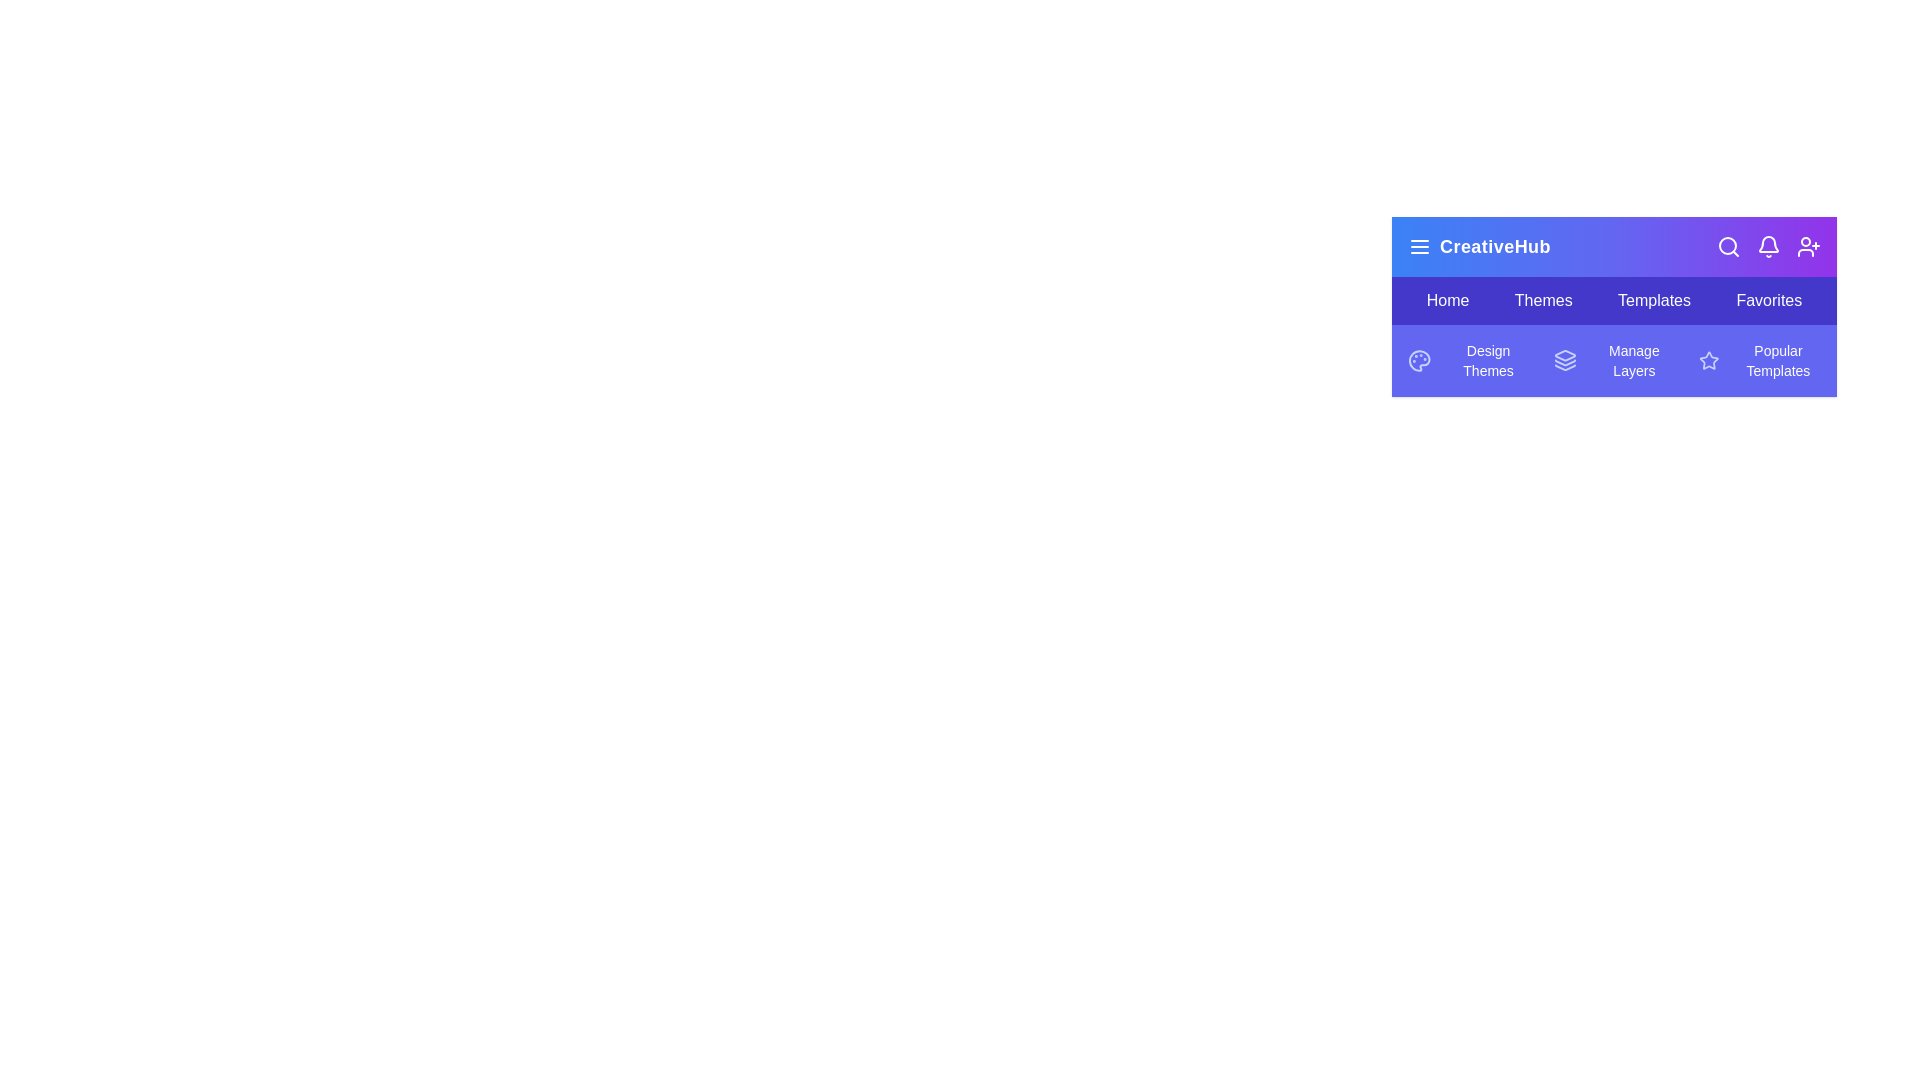 The height and width of the screenshot is (1080, 1920). What do you see at coordinates (1769, 300) in the screenshot?
I see `the menu item Favorites` at bounding box center [1769, 300].